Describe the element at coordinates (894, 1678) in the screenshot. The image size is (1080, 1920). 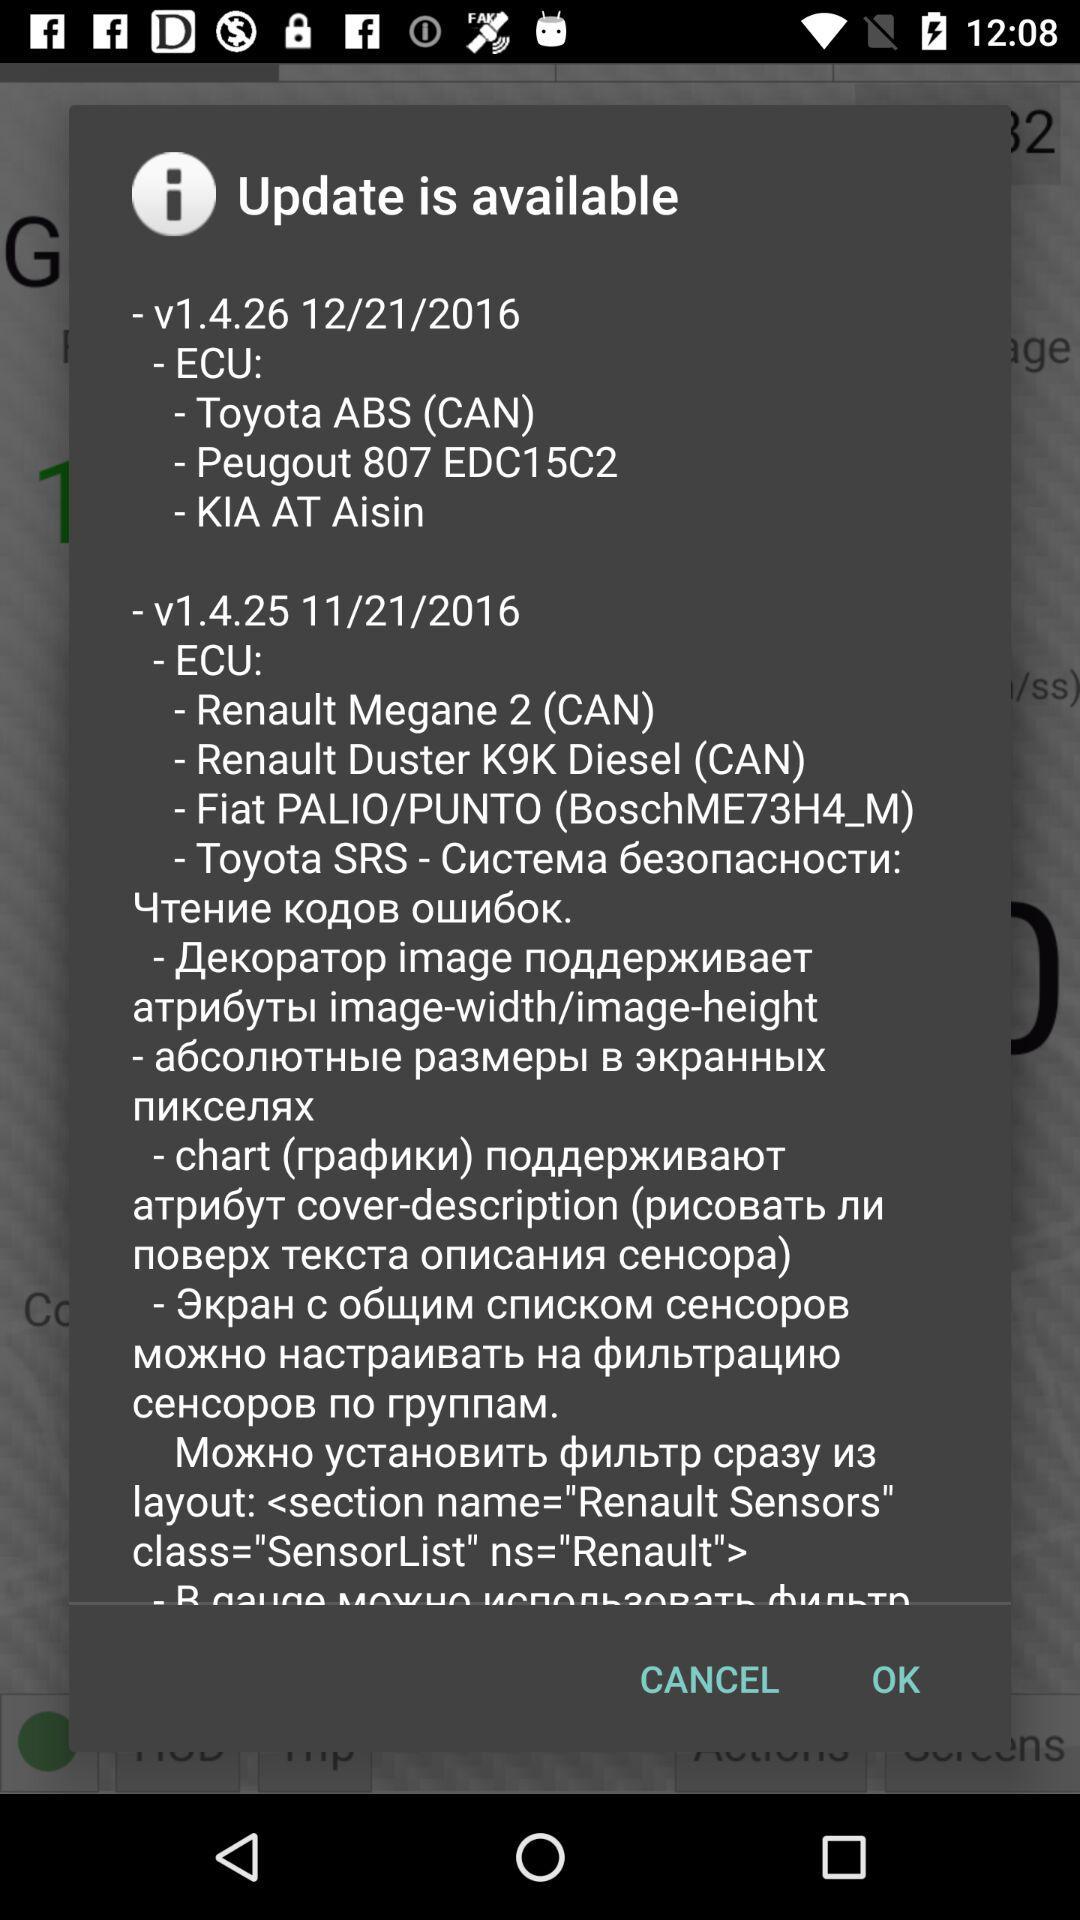
I see `ok button` at that location.